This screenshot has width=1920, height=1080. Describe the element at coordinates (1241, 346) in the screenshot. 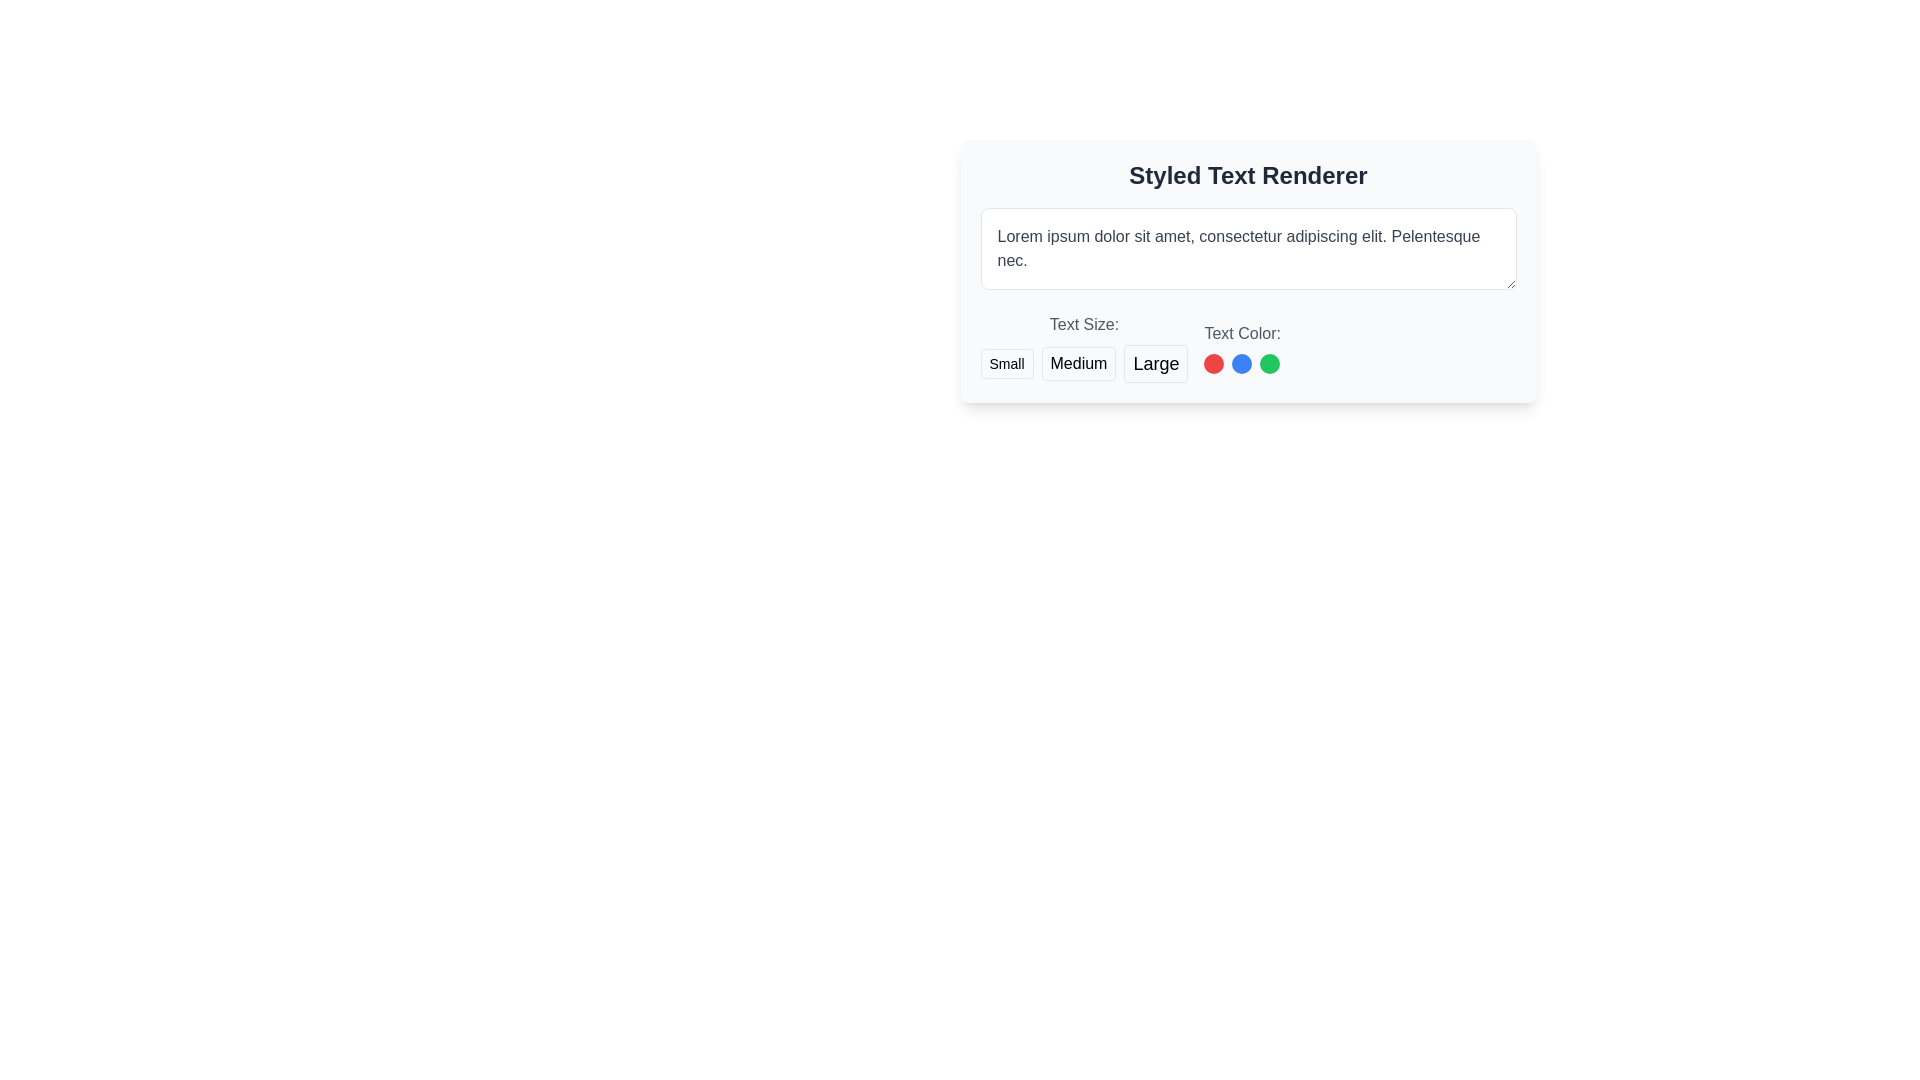

I see `the circular color selection buttons next to the label 'Text Color:'` at that location.